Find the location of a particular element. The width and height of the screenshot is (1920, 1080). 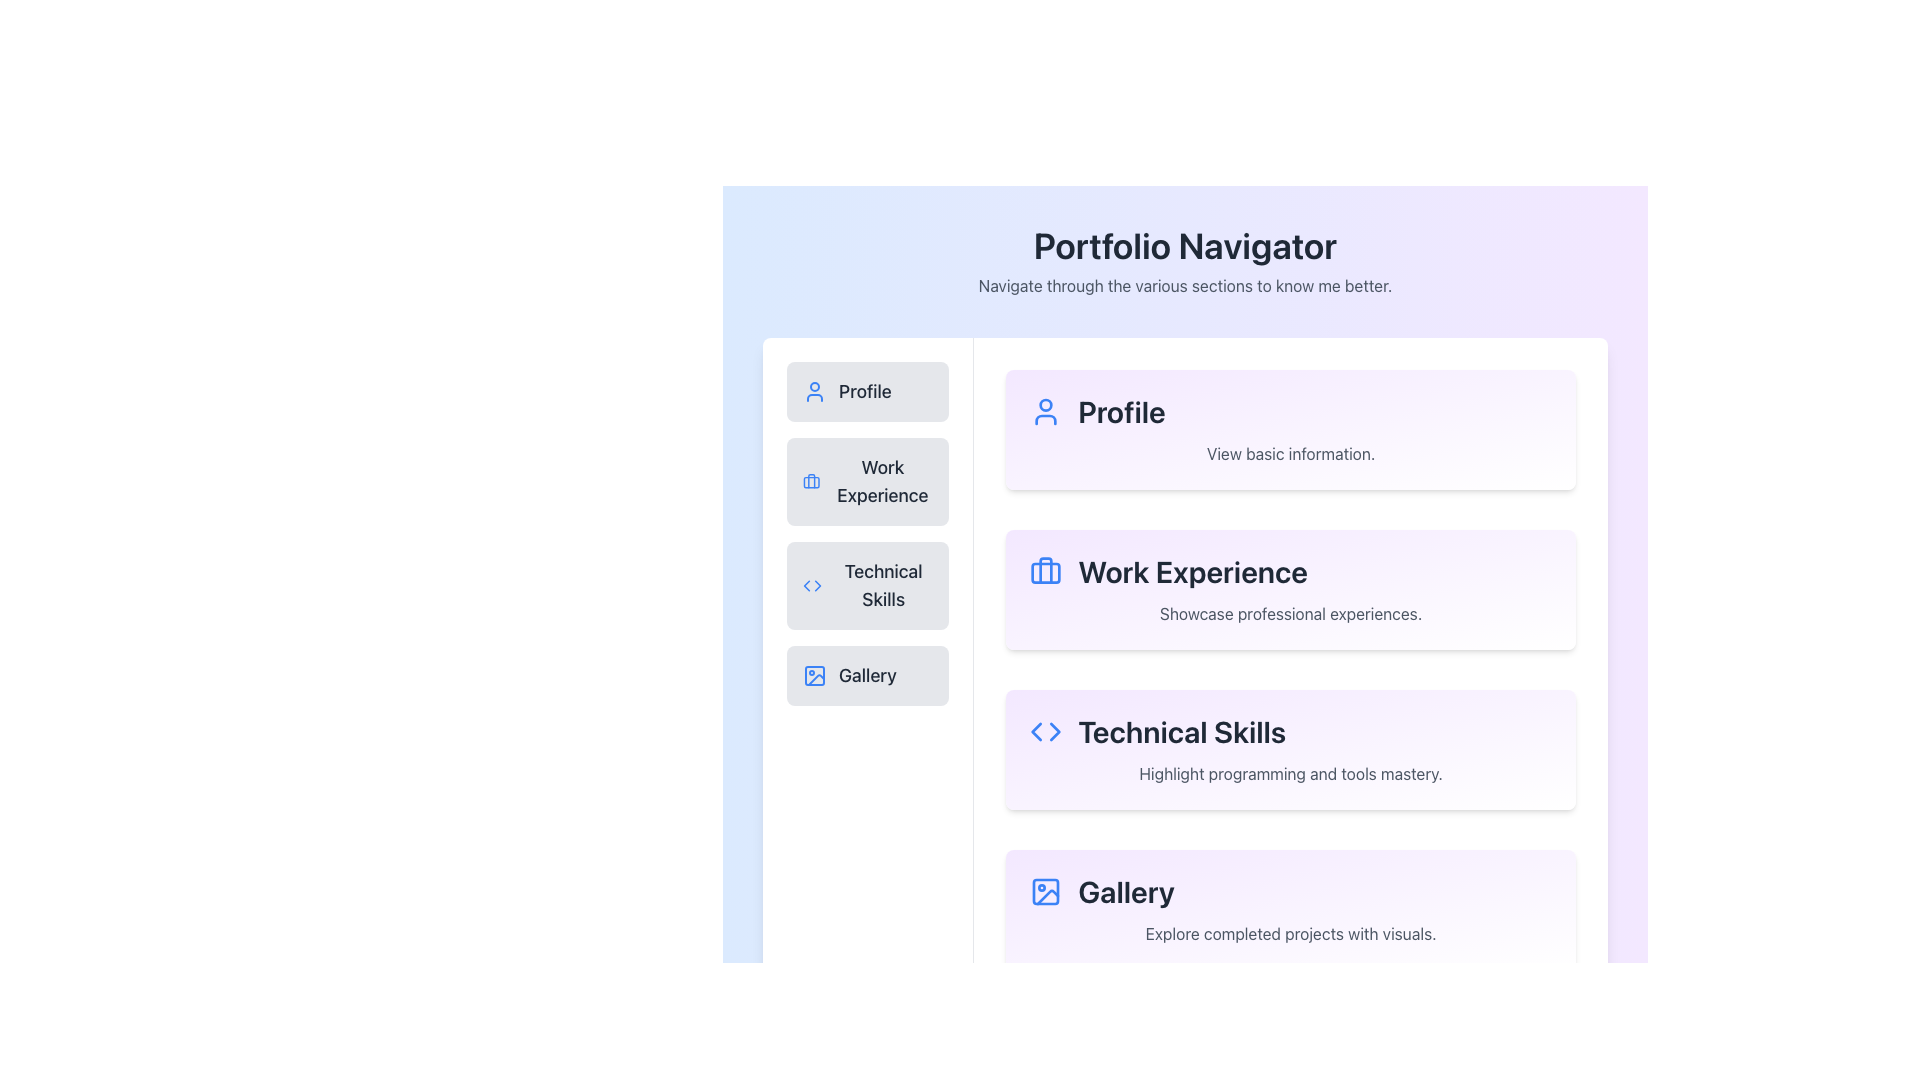

the blue outlined icon resembling an image located to the left of the text 'Gallery' is located at coordinates (1045, 890).